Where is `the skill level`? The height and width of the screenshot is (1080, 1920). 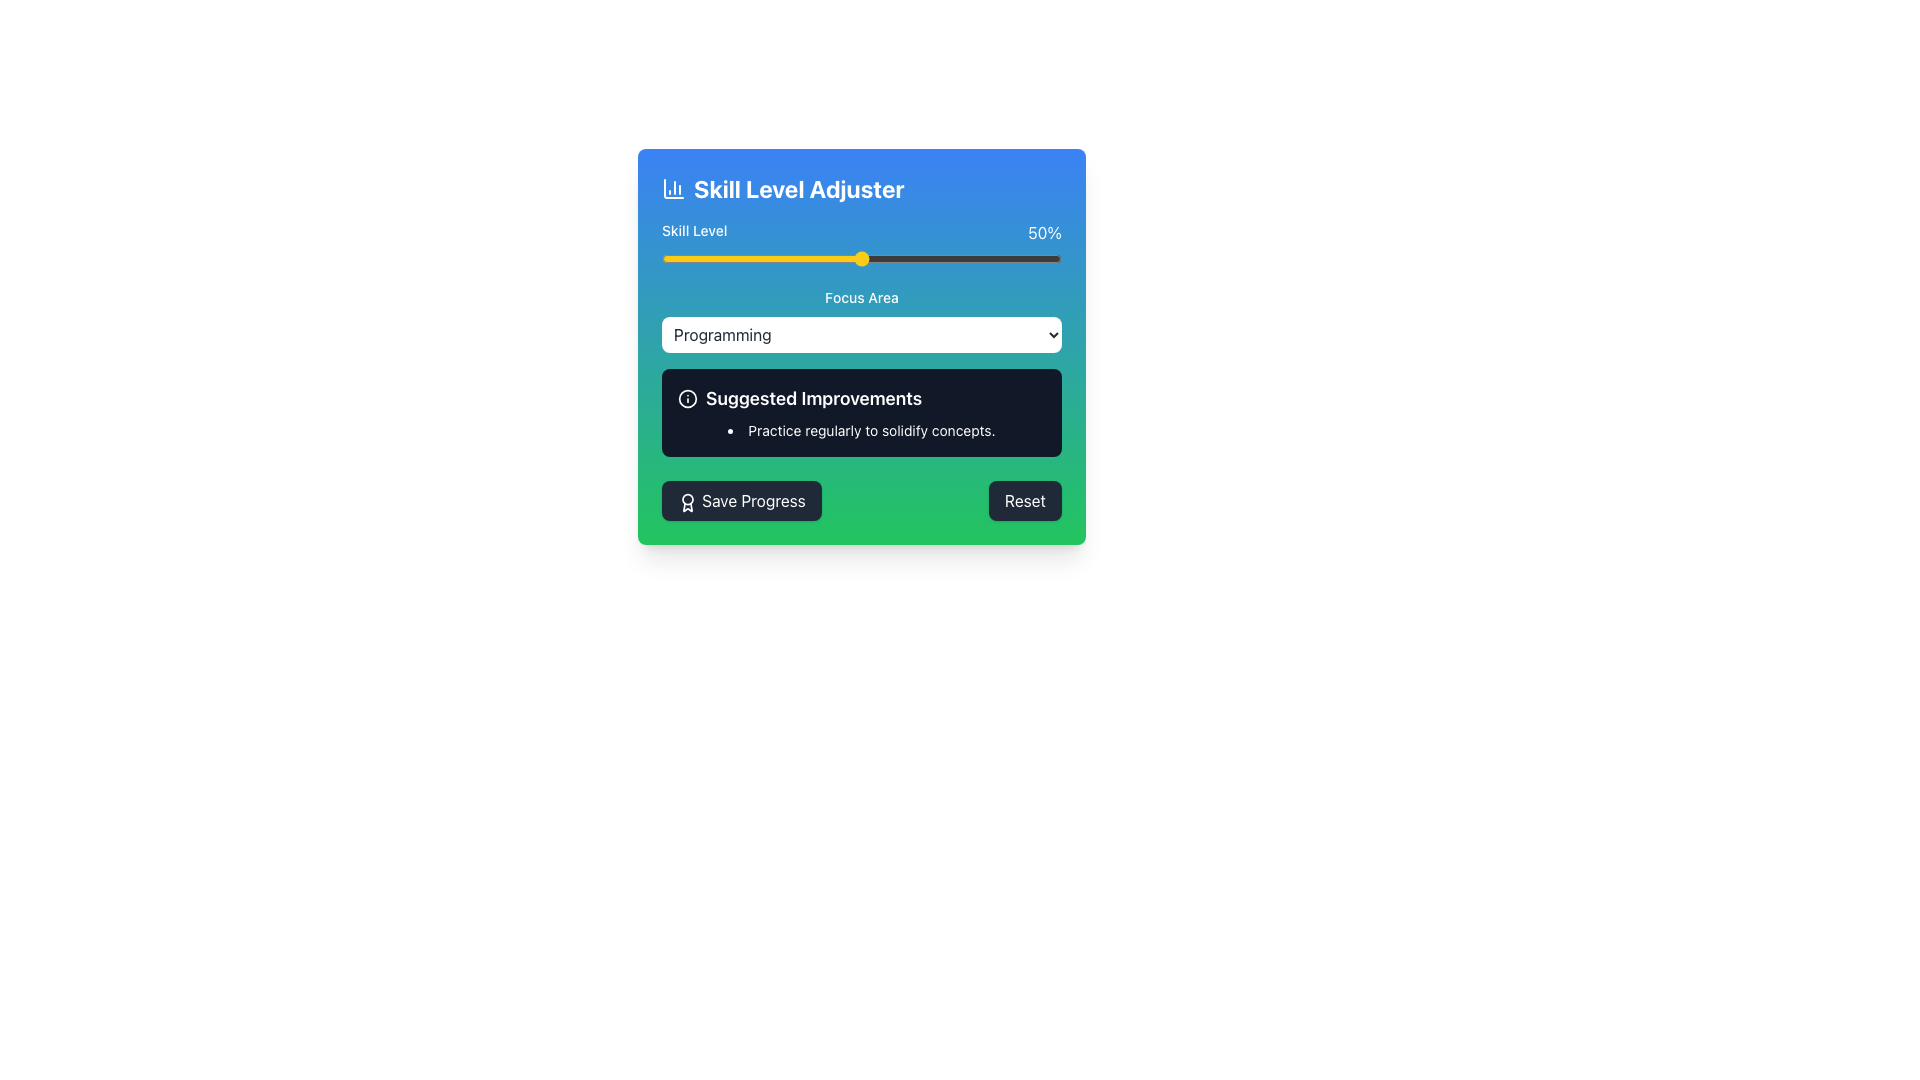
the skill level is located at coordinates (909, 257).